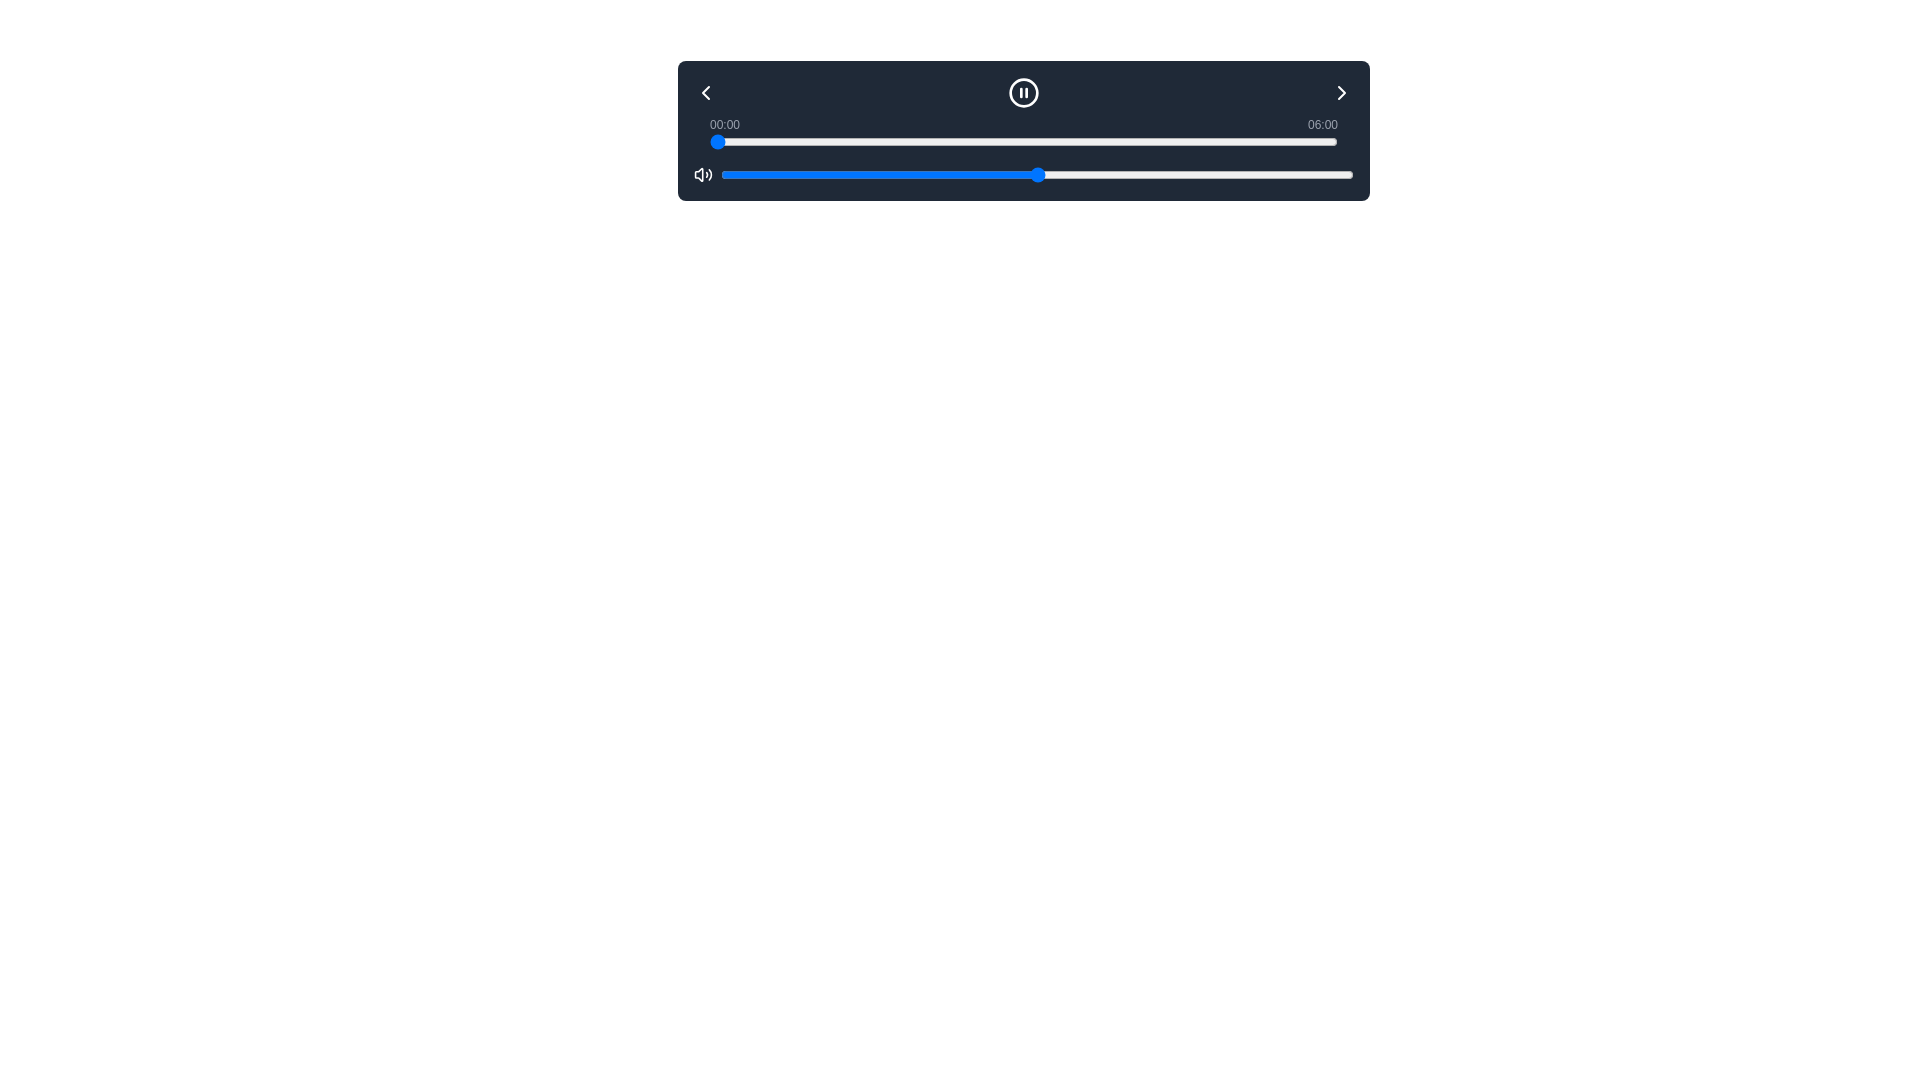  What do you see at coordinates (1290, 173) in the screenshot?
I see `volume` at bounding box center [1290, 173].